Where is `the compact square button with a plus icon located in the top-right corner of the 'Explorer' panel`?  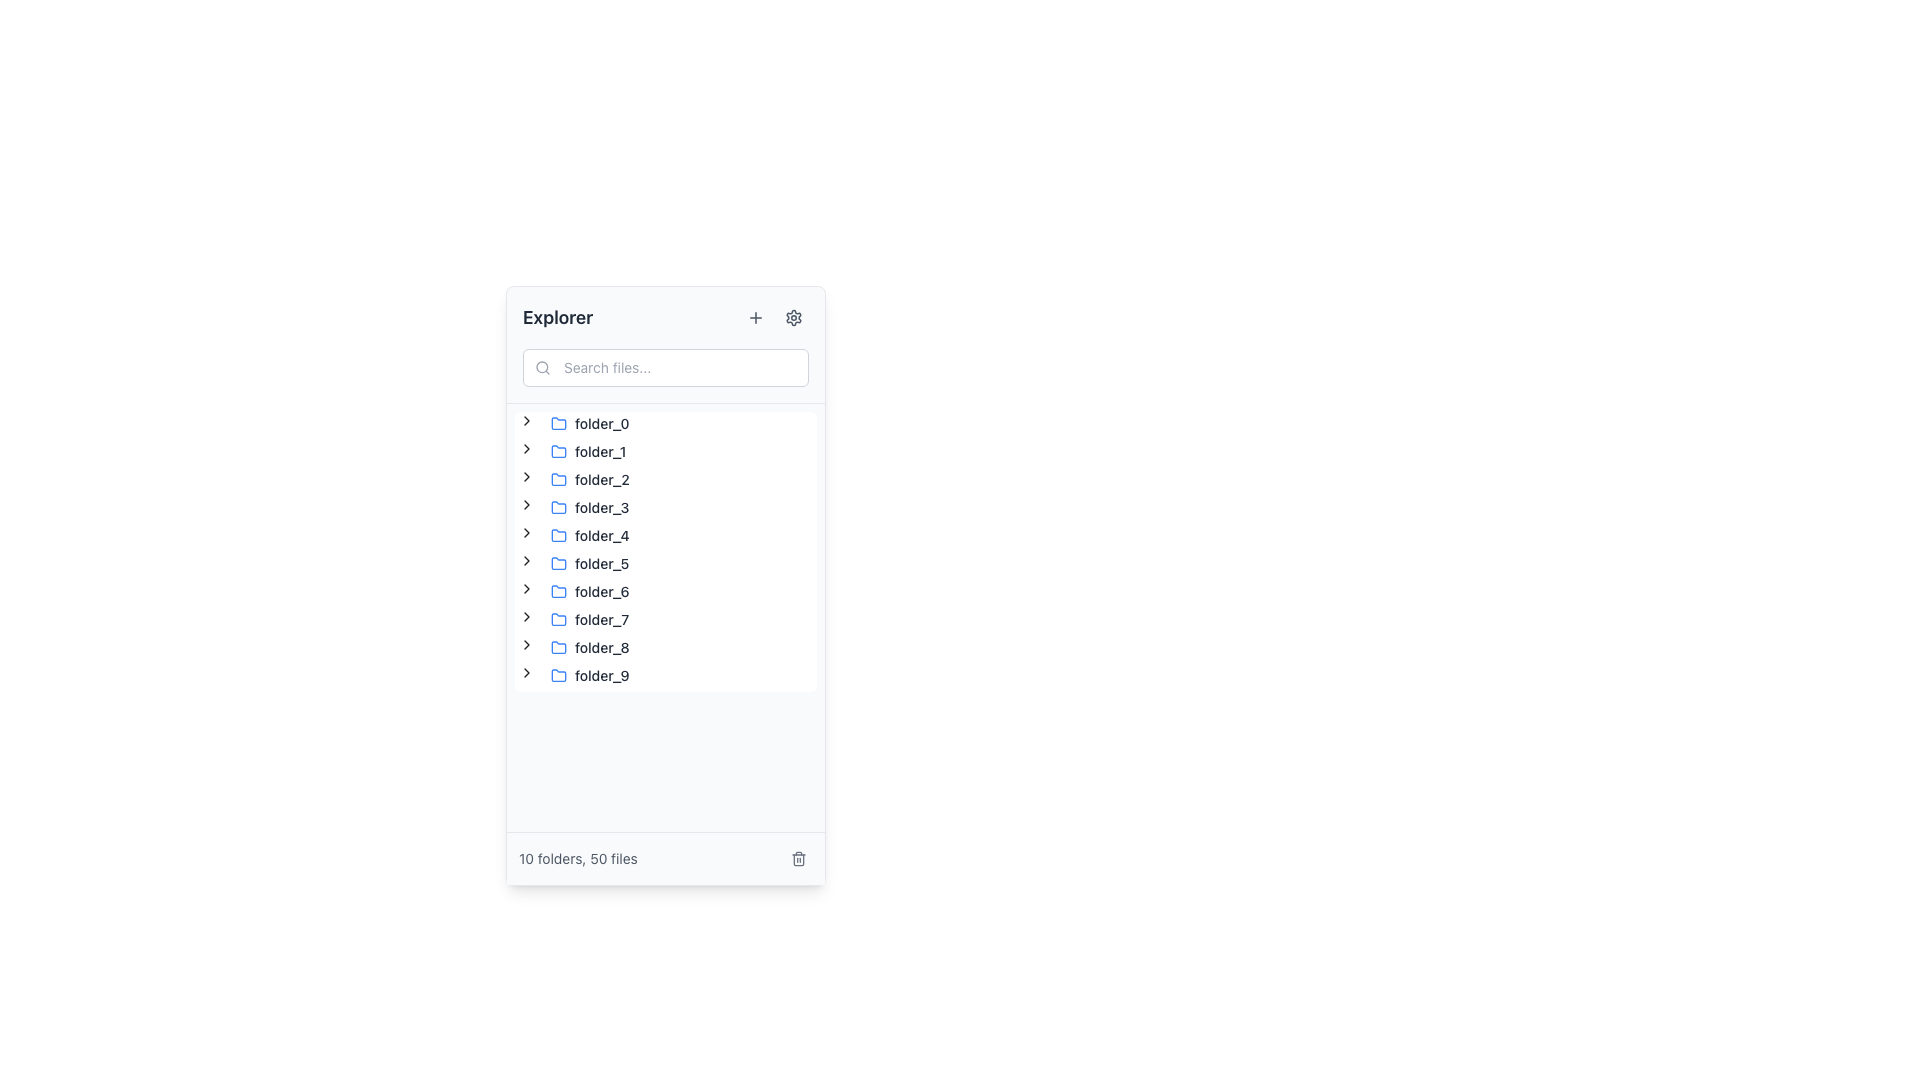 the compact square button with a plus icon located in the top-right corner of the 'Explorer' panel is located at coordinates (754, 316).